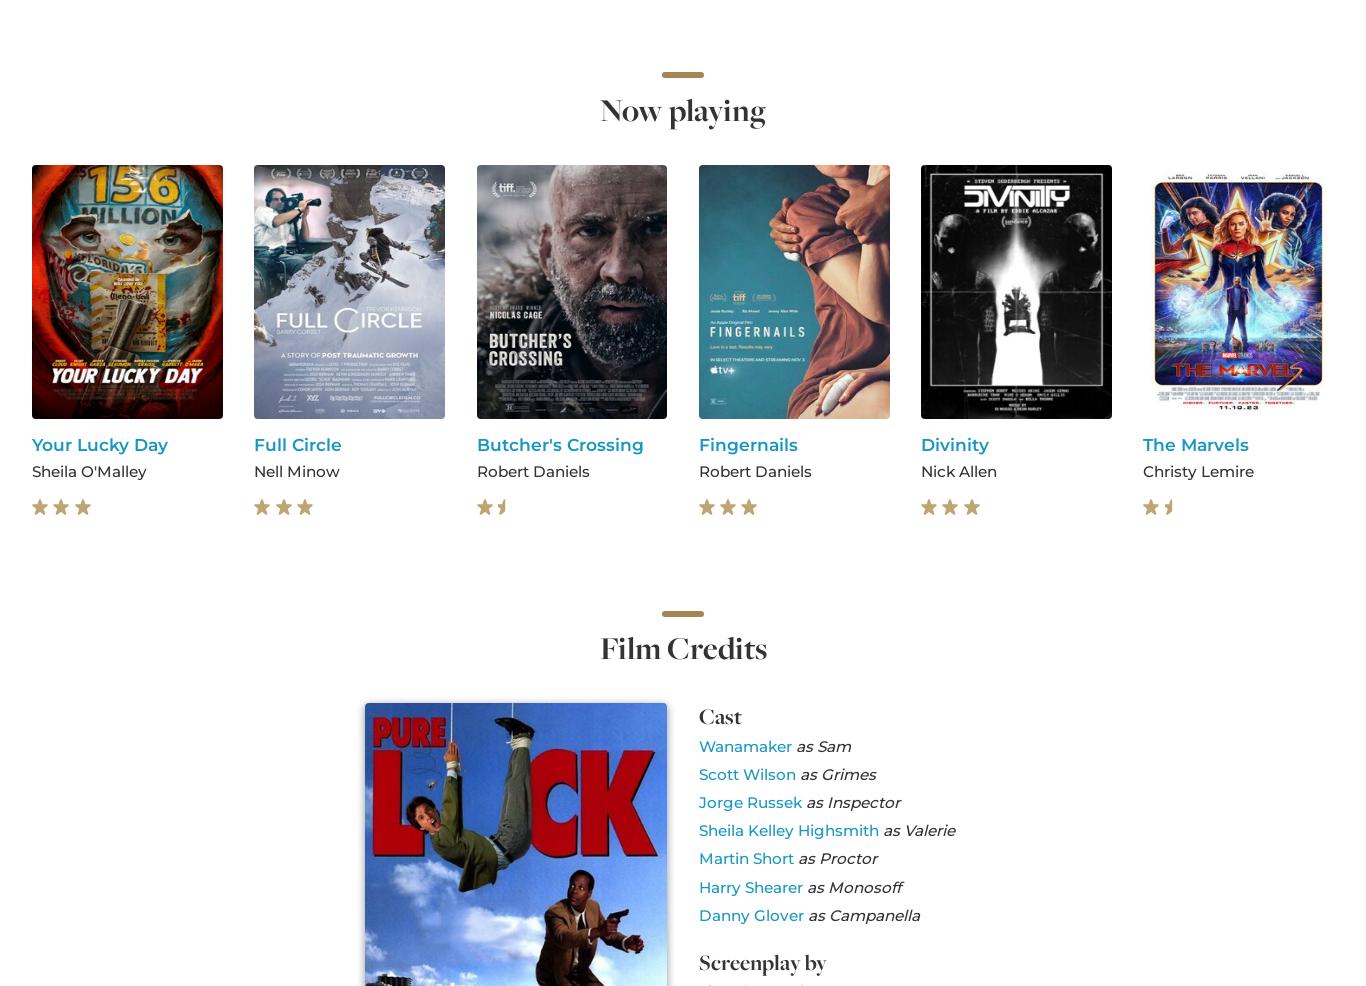 The height and width of the screenshot is (986, 1366). Describe the element at coordinates (1198, 470) in the screenshot. I see `'Christy Lemire'` at that location.